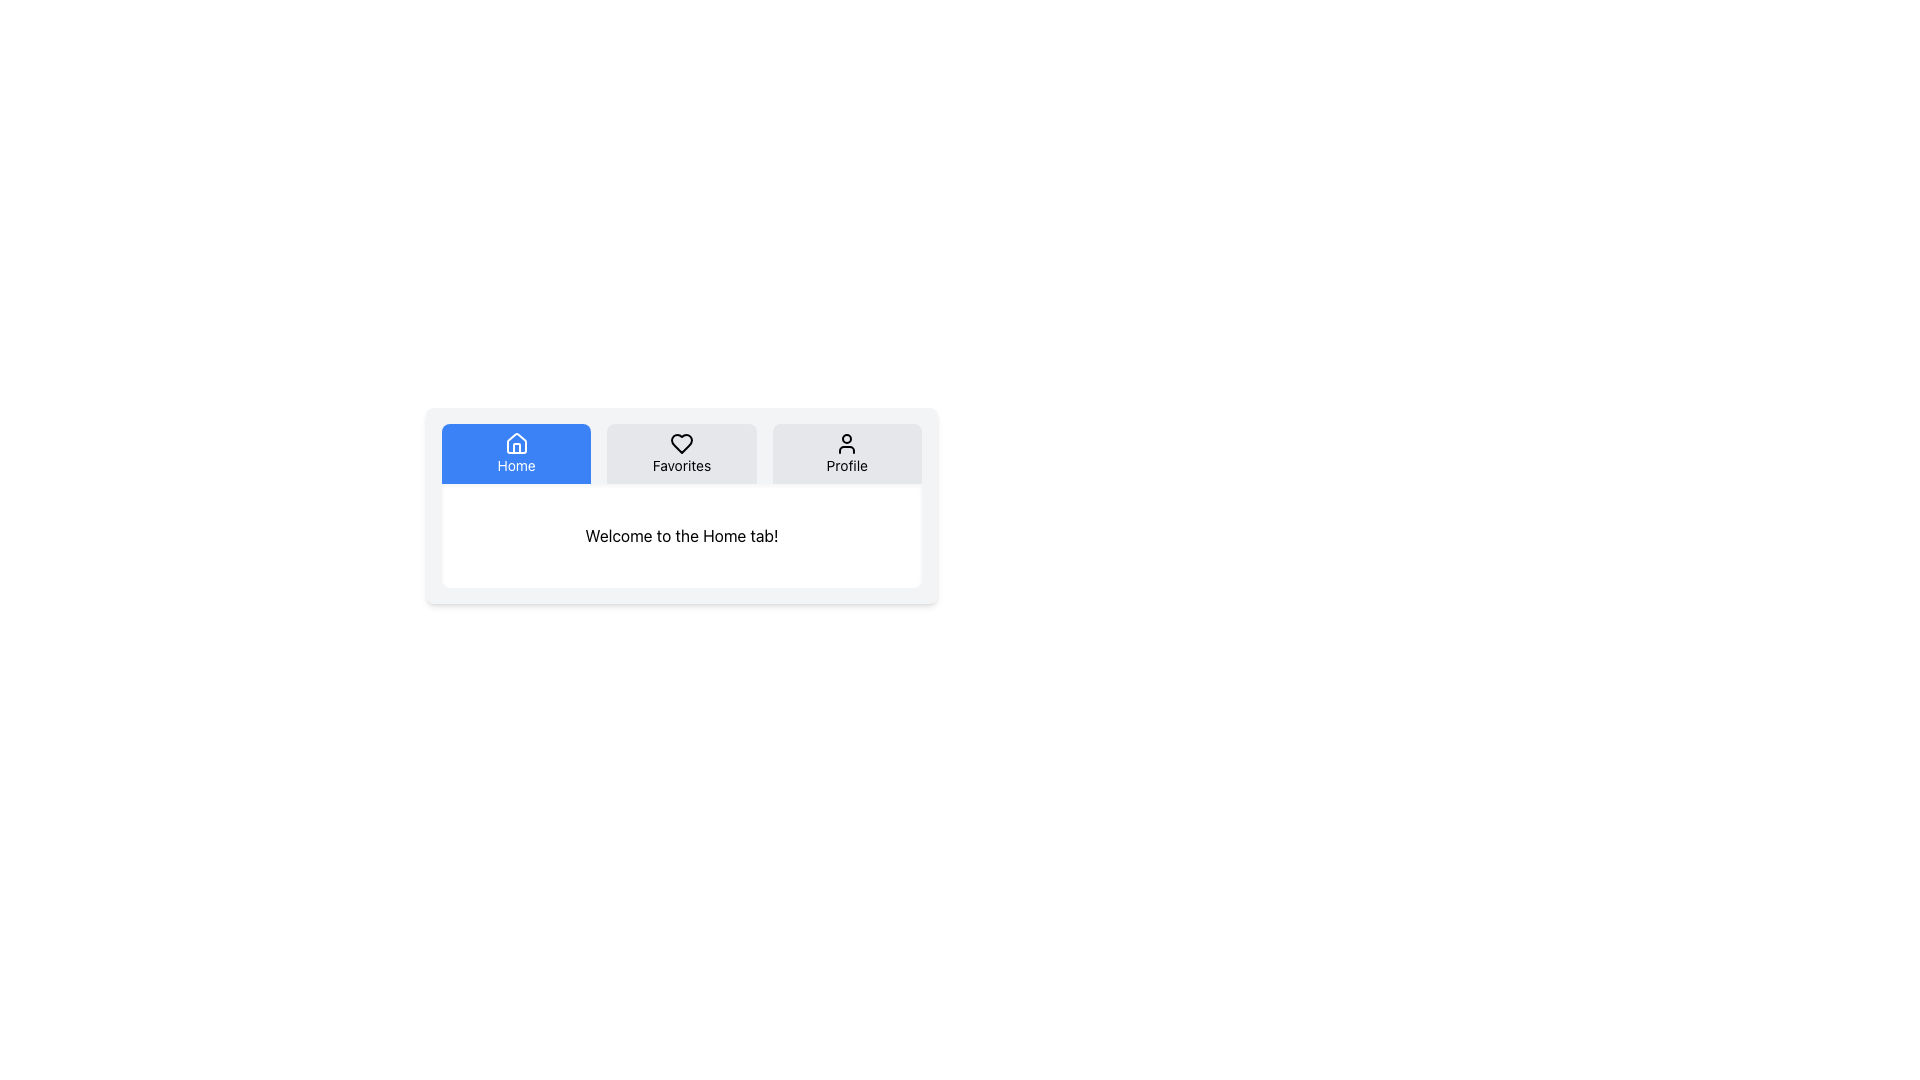 This screenshot has width=1920, height=1080. What do you see at coordinates (847, 466) in the screenshot?
I see `the 'Profile' tab text label, which is located at the bottom of the third tab from the left in the tab bar, providing a visual aid for its function` at bounding box center [847, 466].